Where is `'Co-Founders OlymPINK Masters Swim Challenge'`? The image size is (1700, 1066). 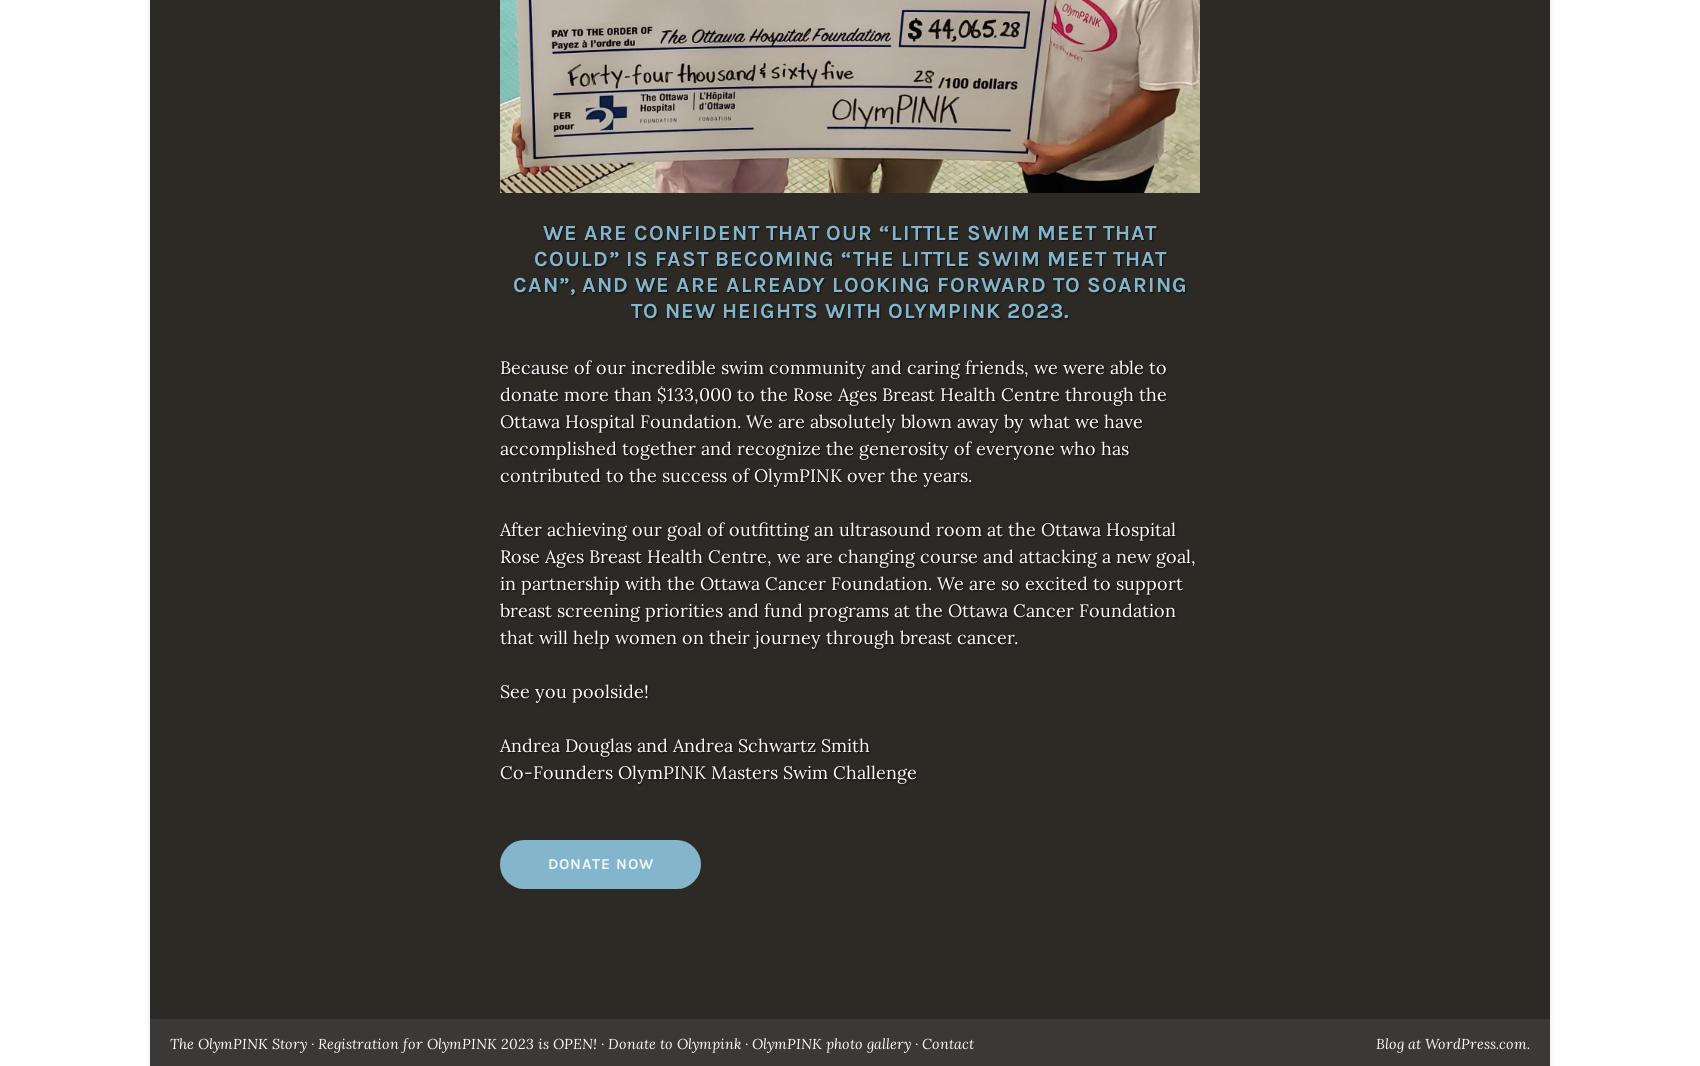
'Co-Founders OlymPINK Masters Swim Challenge' is located at coordinates (708, 770).